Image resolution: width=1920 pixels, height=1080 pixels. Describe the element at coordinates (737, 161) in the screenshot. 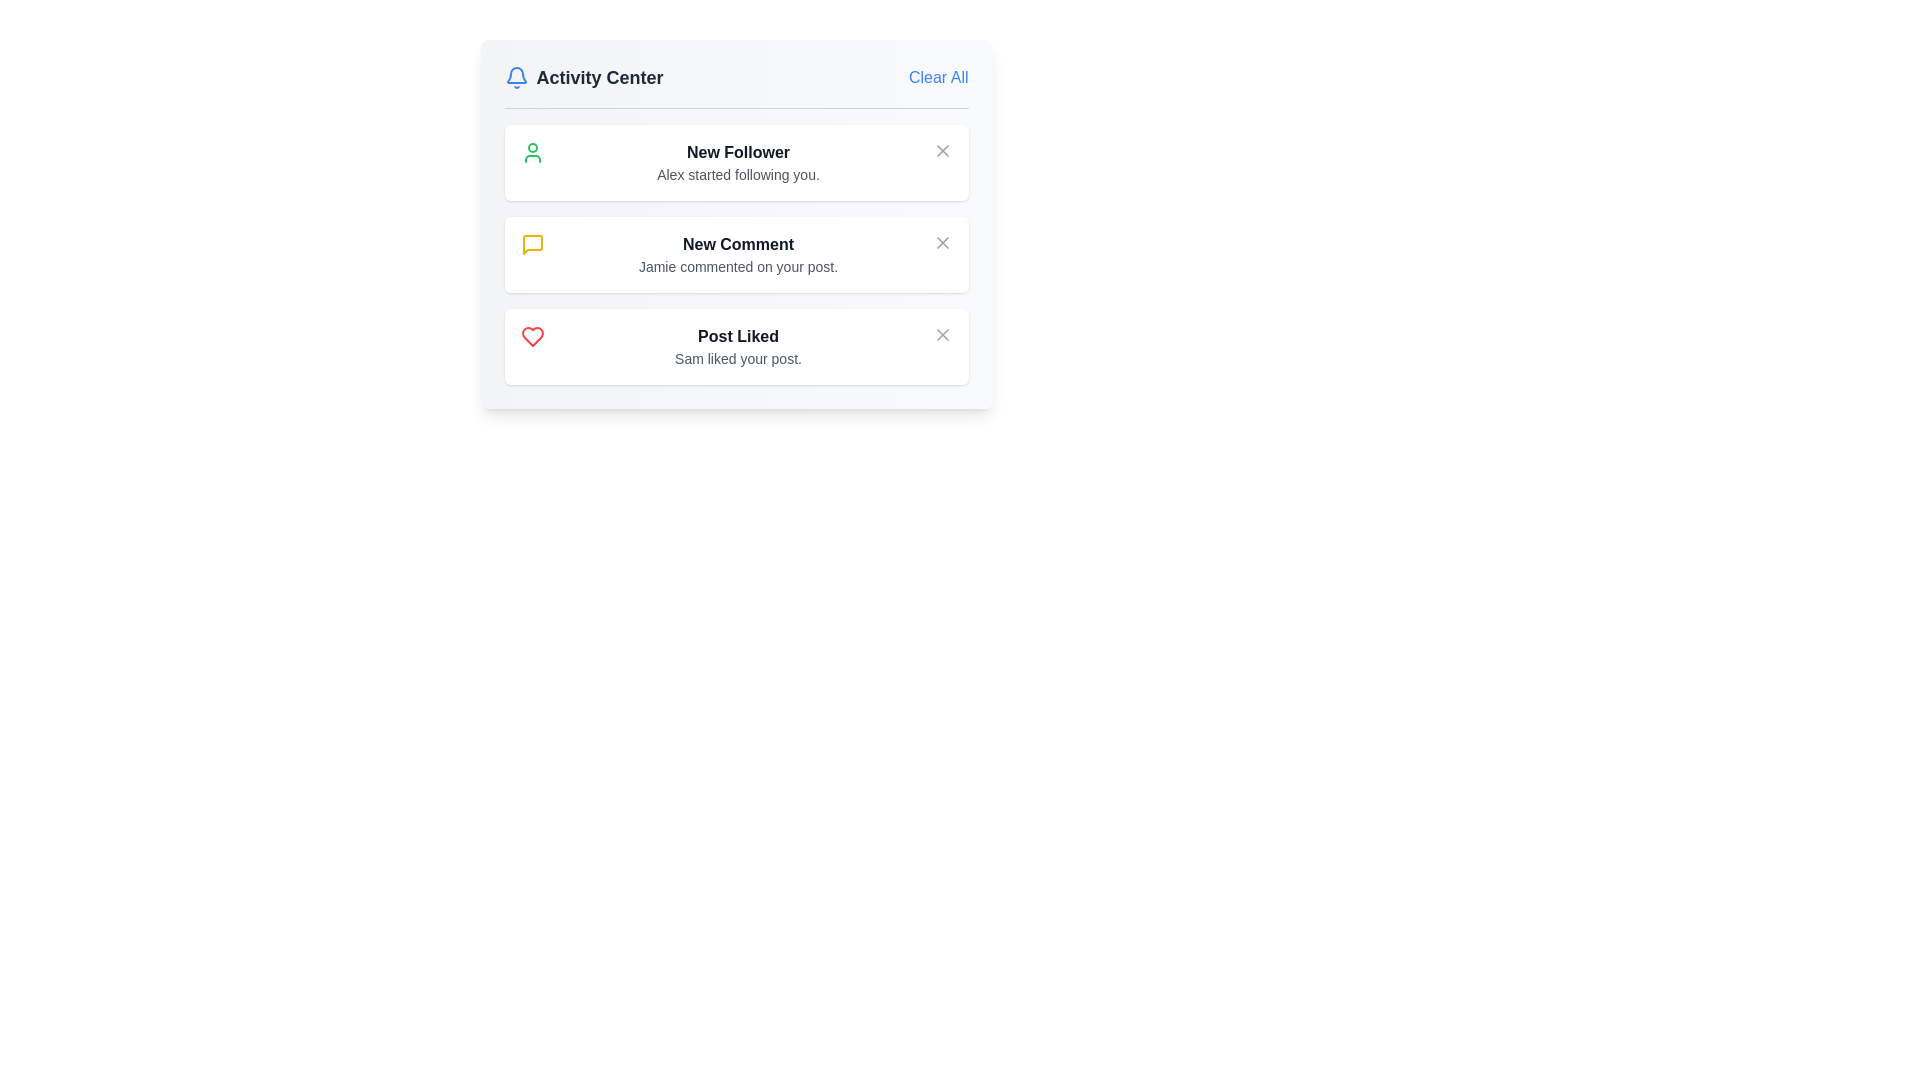

I see `the notification indicating that 'Alex' has started following the user, which is the topmost entry in the Activity Center notifications` at that location.